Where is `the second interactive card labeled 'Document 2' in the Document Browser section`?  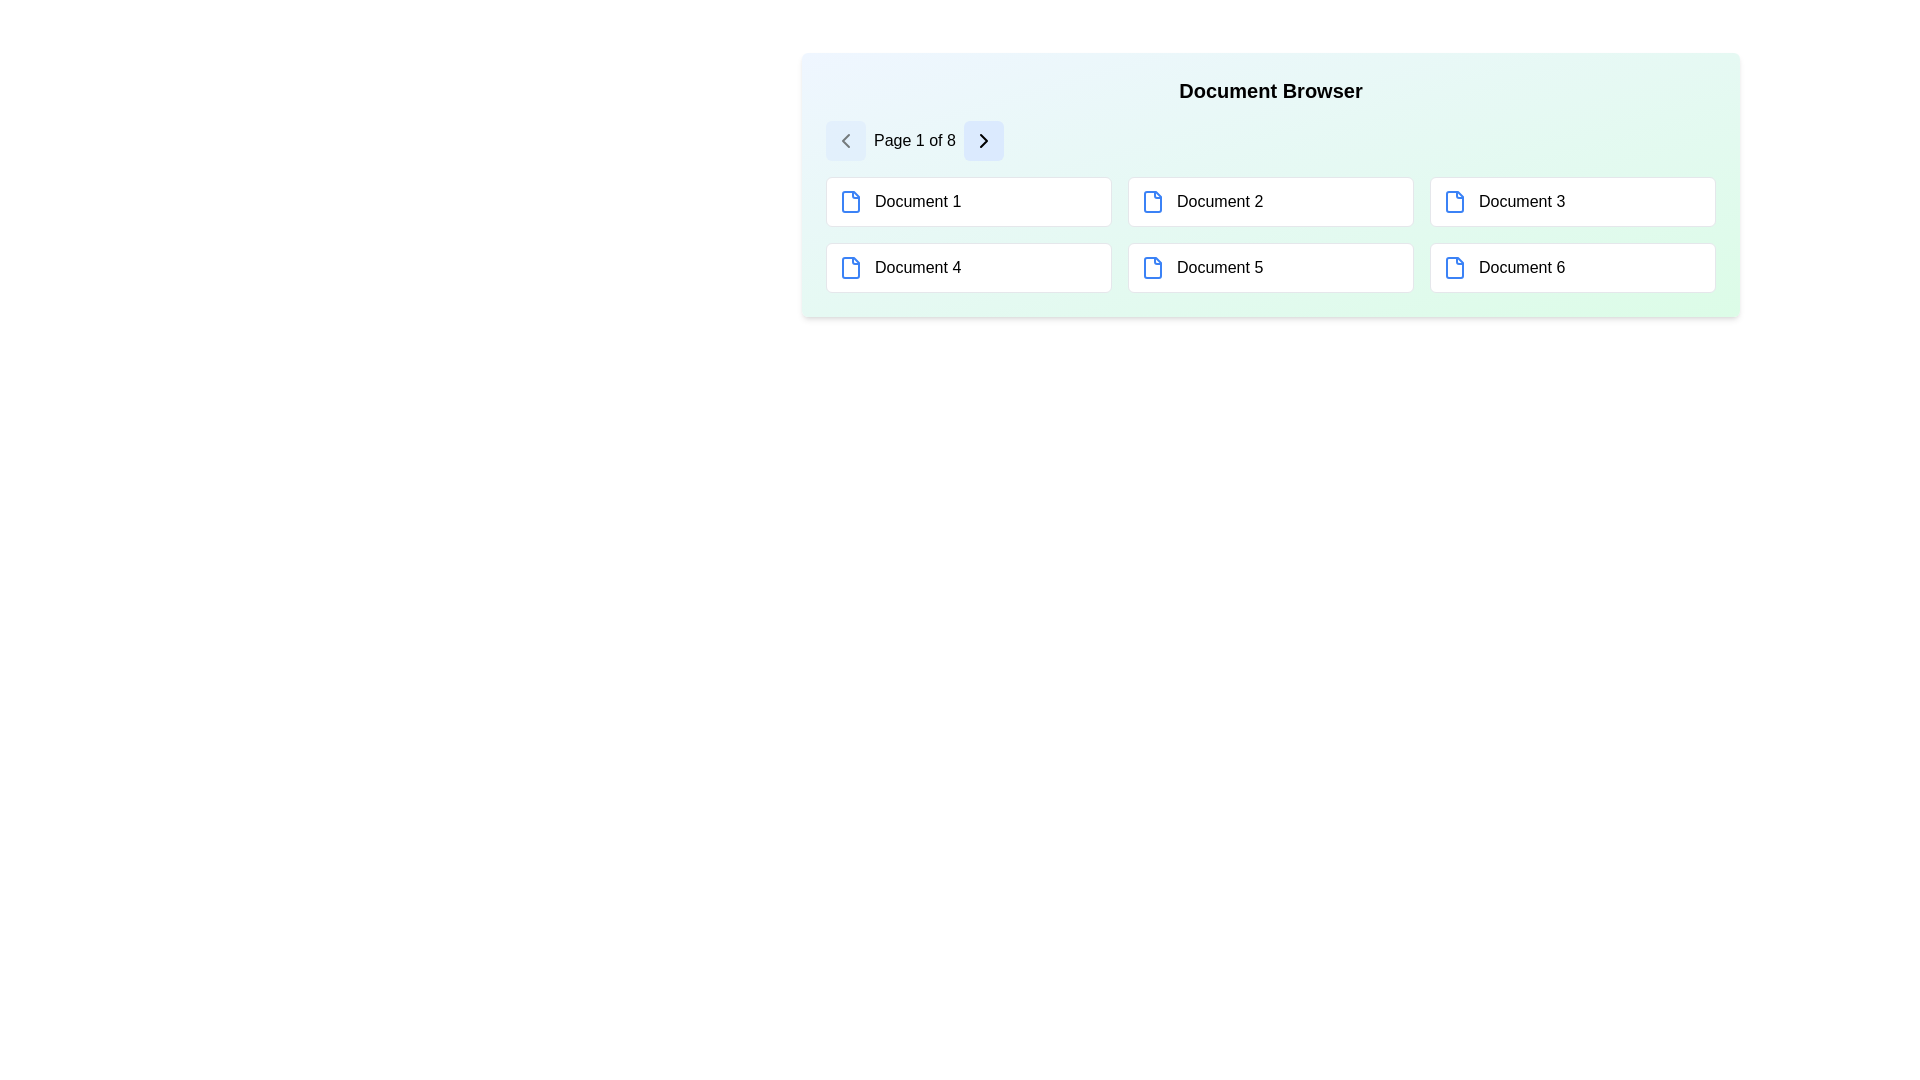 the second interactive card labeled 'Document 2' in the Document Browser section is located at coordinates (1270, 201).